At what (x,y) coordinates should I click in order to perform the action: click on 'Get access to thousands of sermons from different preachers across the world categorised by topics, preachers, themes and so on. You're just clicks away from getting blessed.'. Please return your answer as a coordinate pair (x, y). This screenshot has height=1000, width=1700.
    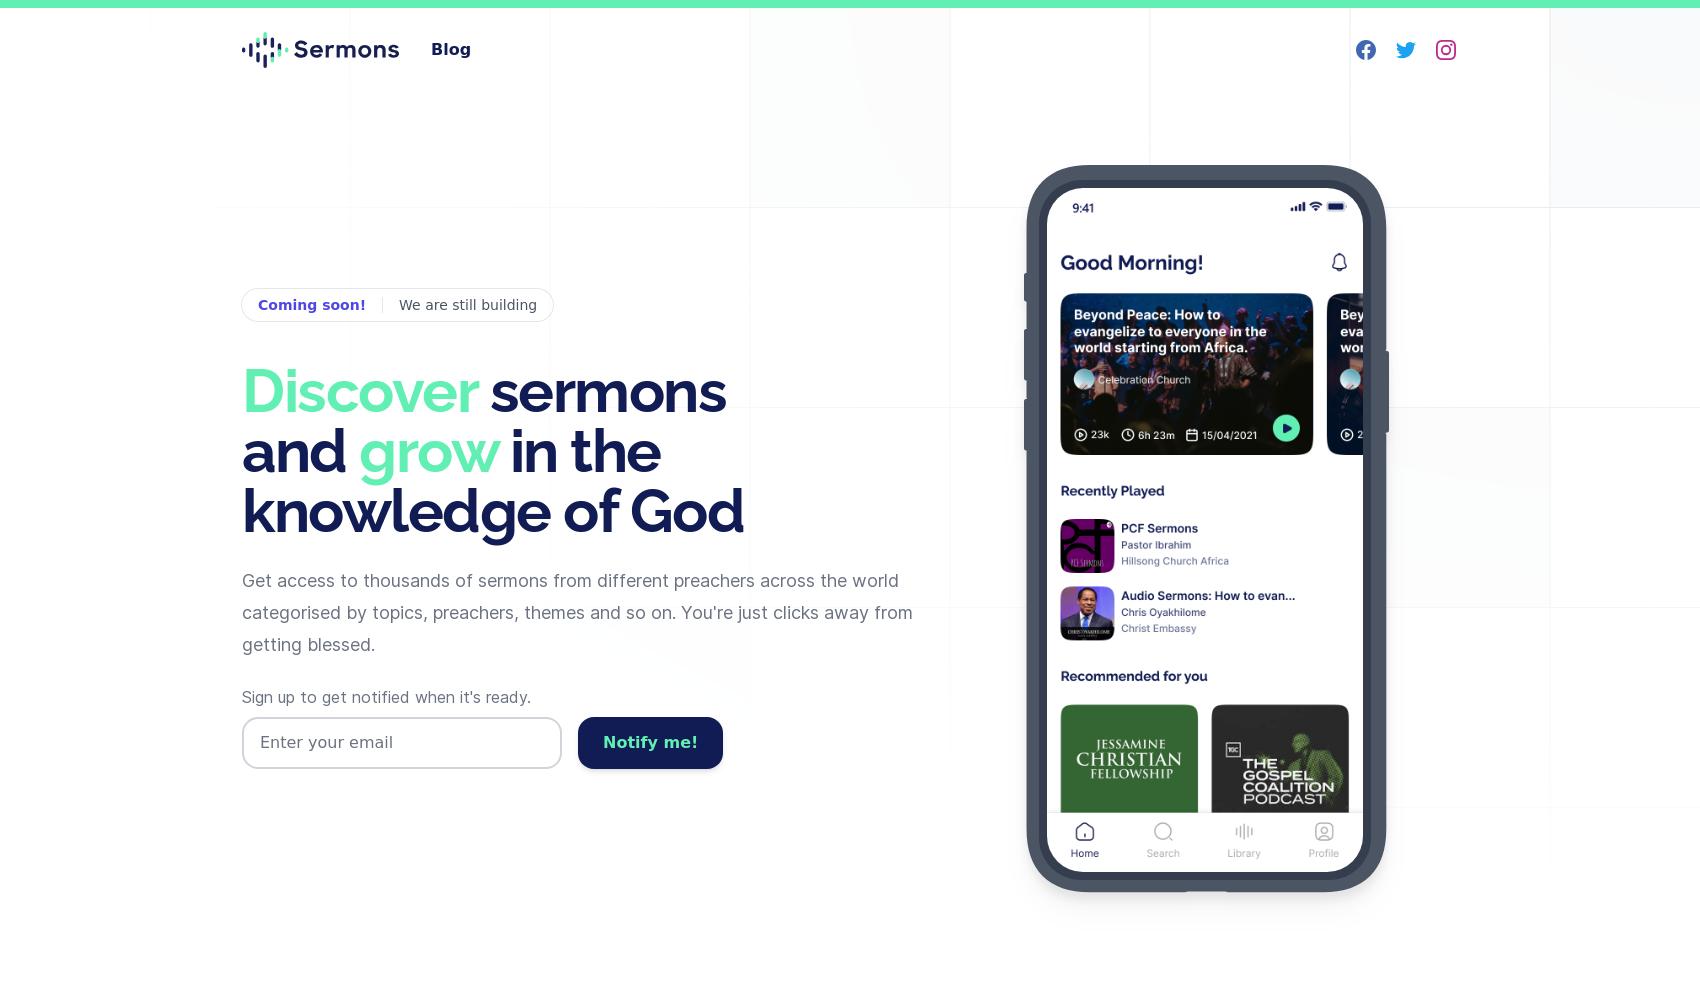
    Looking at the image, I should click on (242, 610).